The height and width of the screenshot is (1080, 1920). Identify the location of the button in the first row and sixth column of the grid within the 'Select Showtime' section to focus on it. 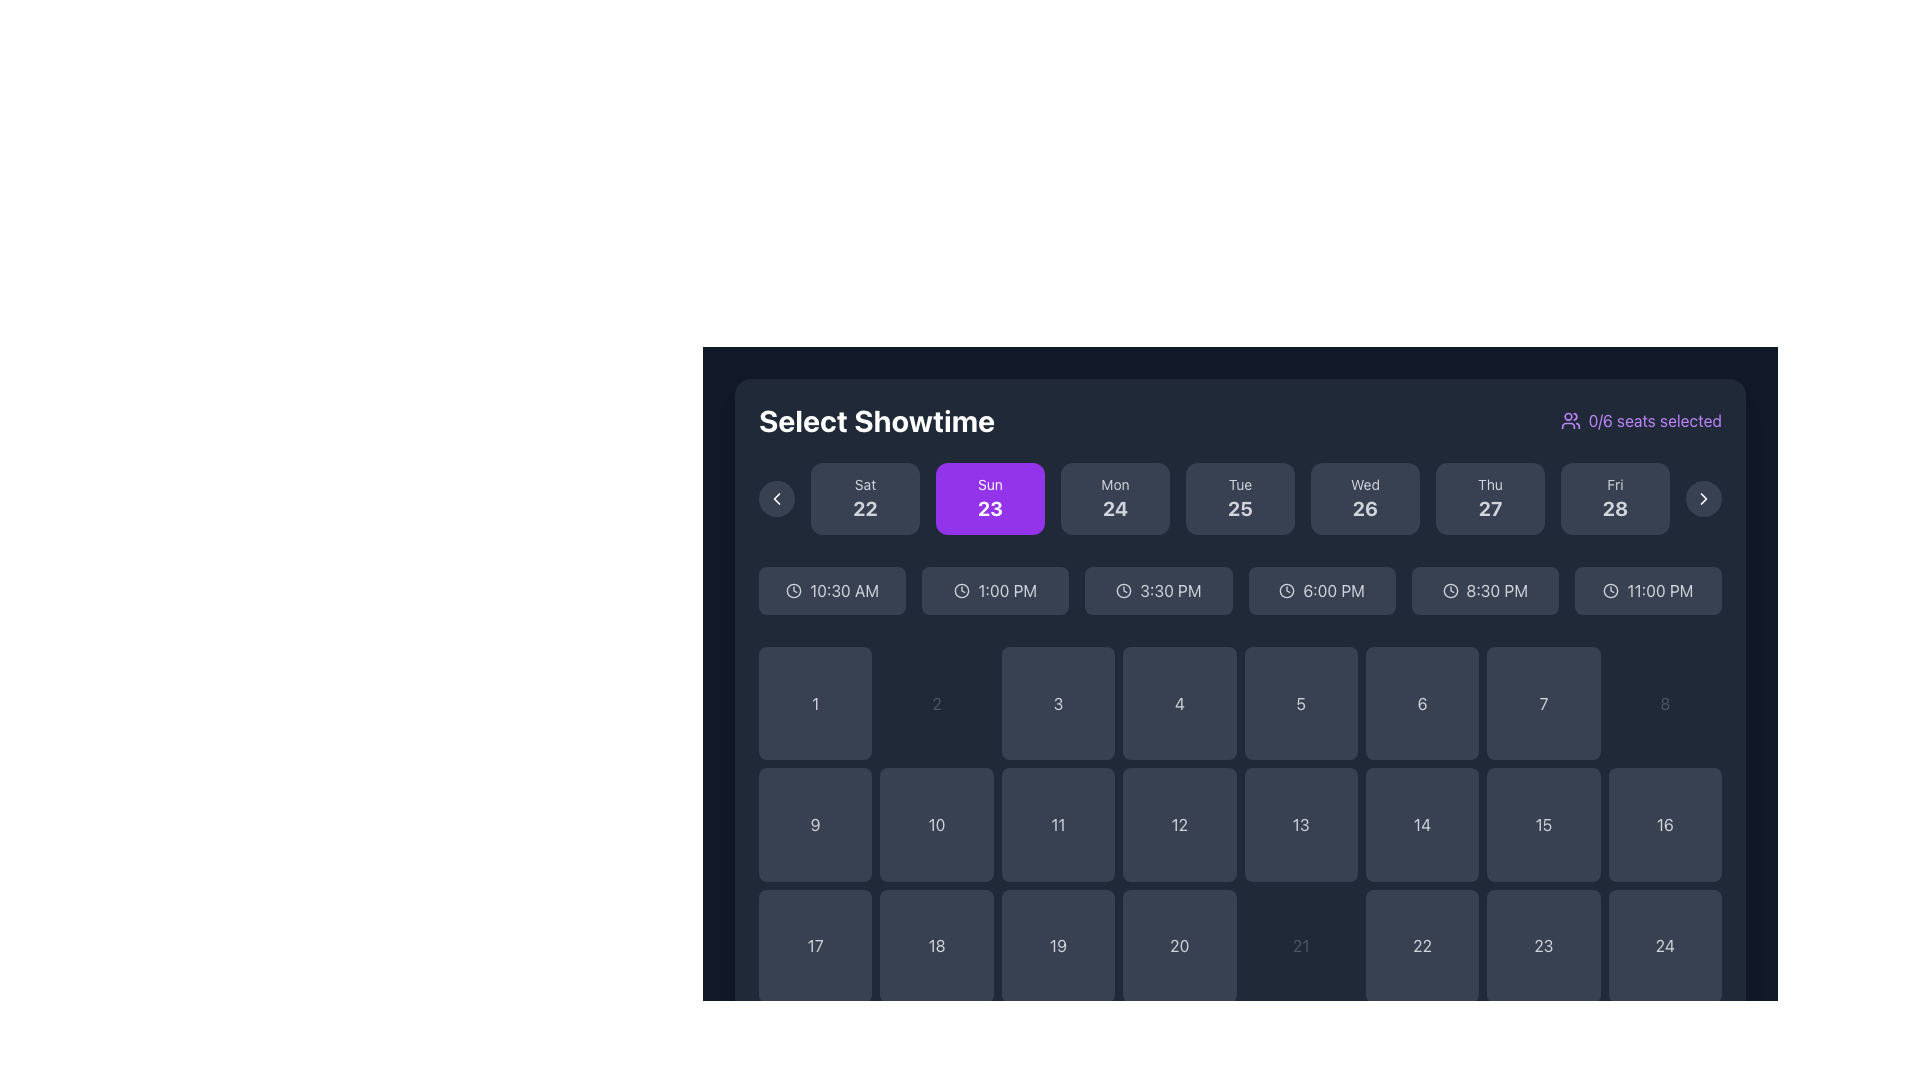
(1421, 702).